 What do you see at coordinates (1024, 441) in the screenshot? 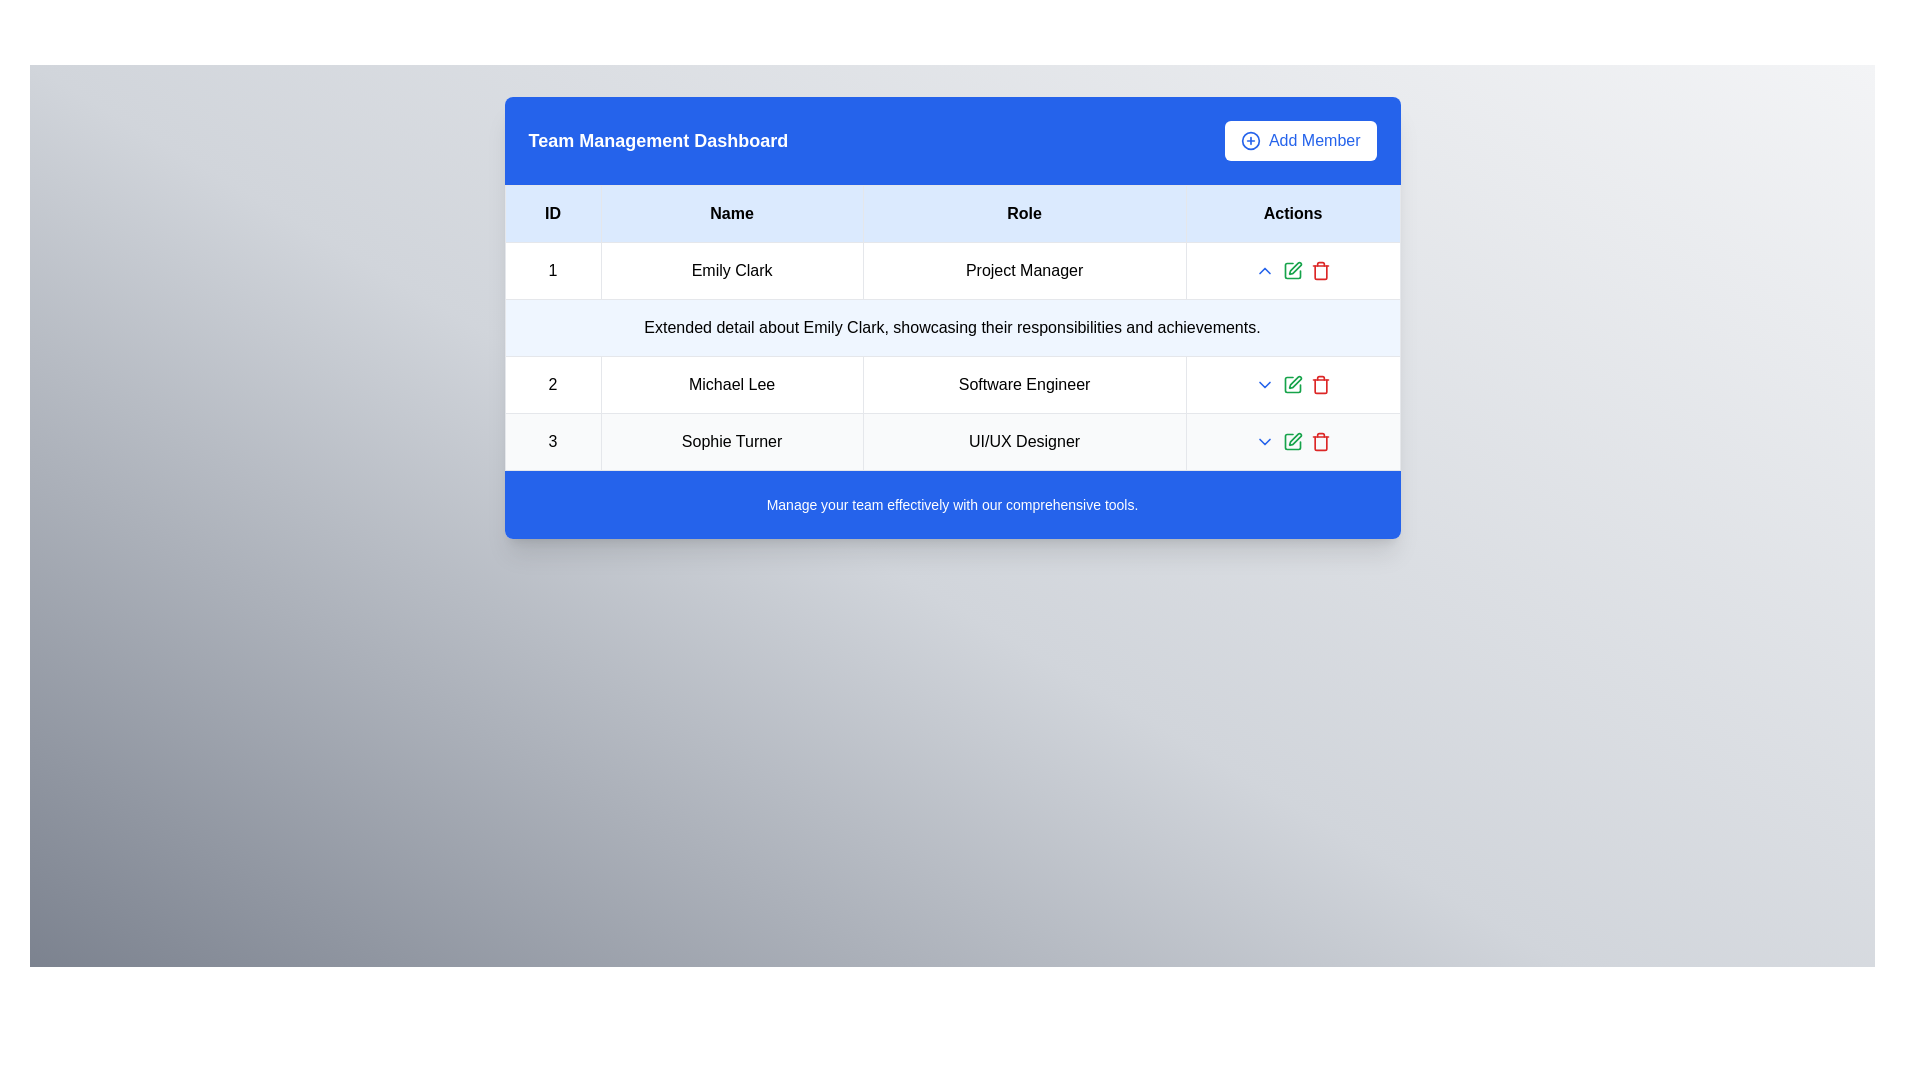
I see `the label displaying the professional role 'UI/UX Designer' for individual 'Sophie Turner' in the third row of the team management table` at bounding box center [1024, 441].